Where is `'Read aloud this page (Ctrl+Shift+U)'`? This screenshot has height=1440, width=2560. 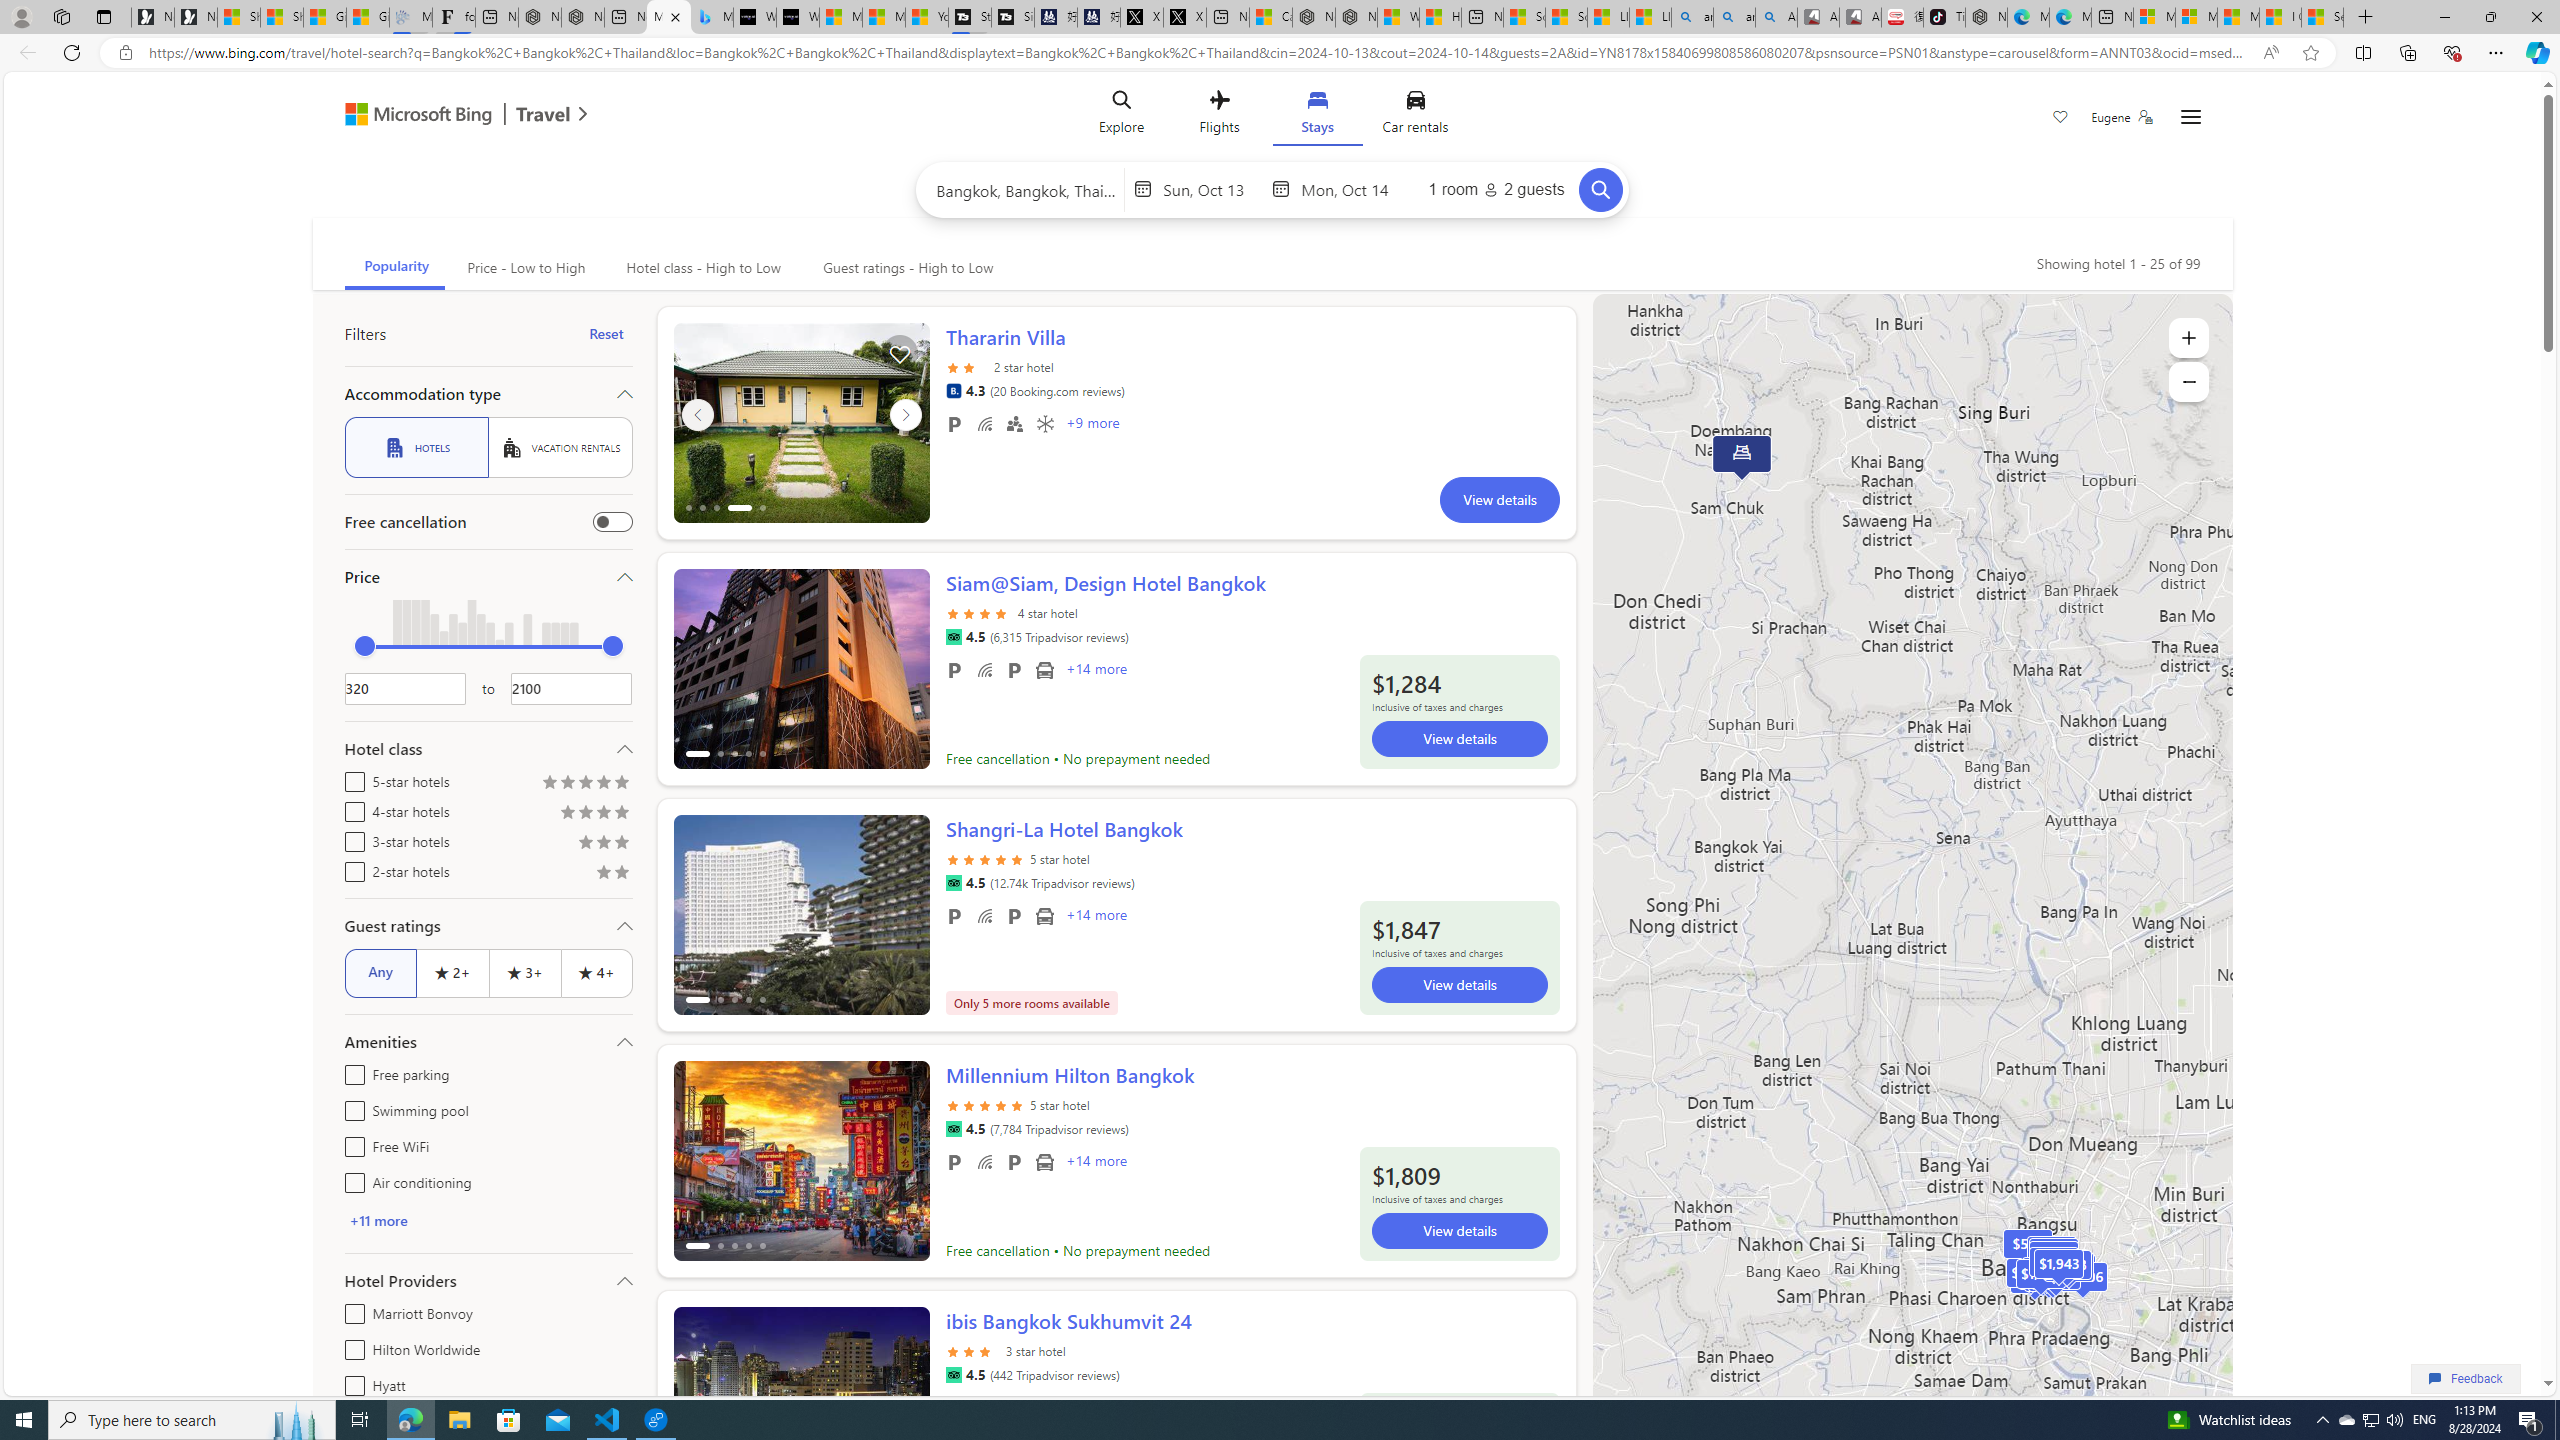 'Read aloud this page (Ctrl+Shift+U)' is located at coordinates (2270, 53).